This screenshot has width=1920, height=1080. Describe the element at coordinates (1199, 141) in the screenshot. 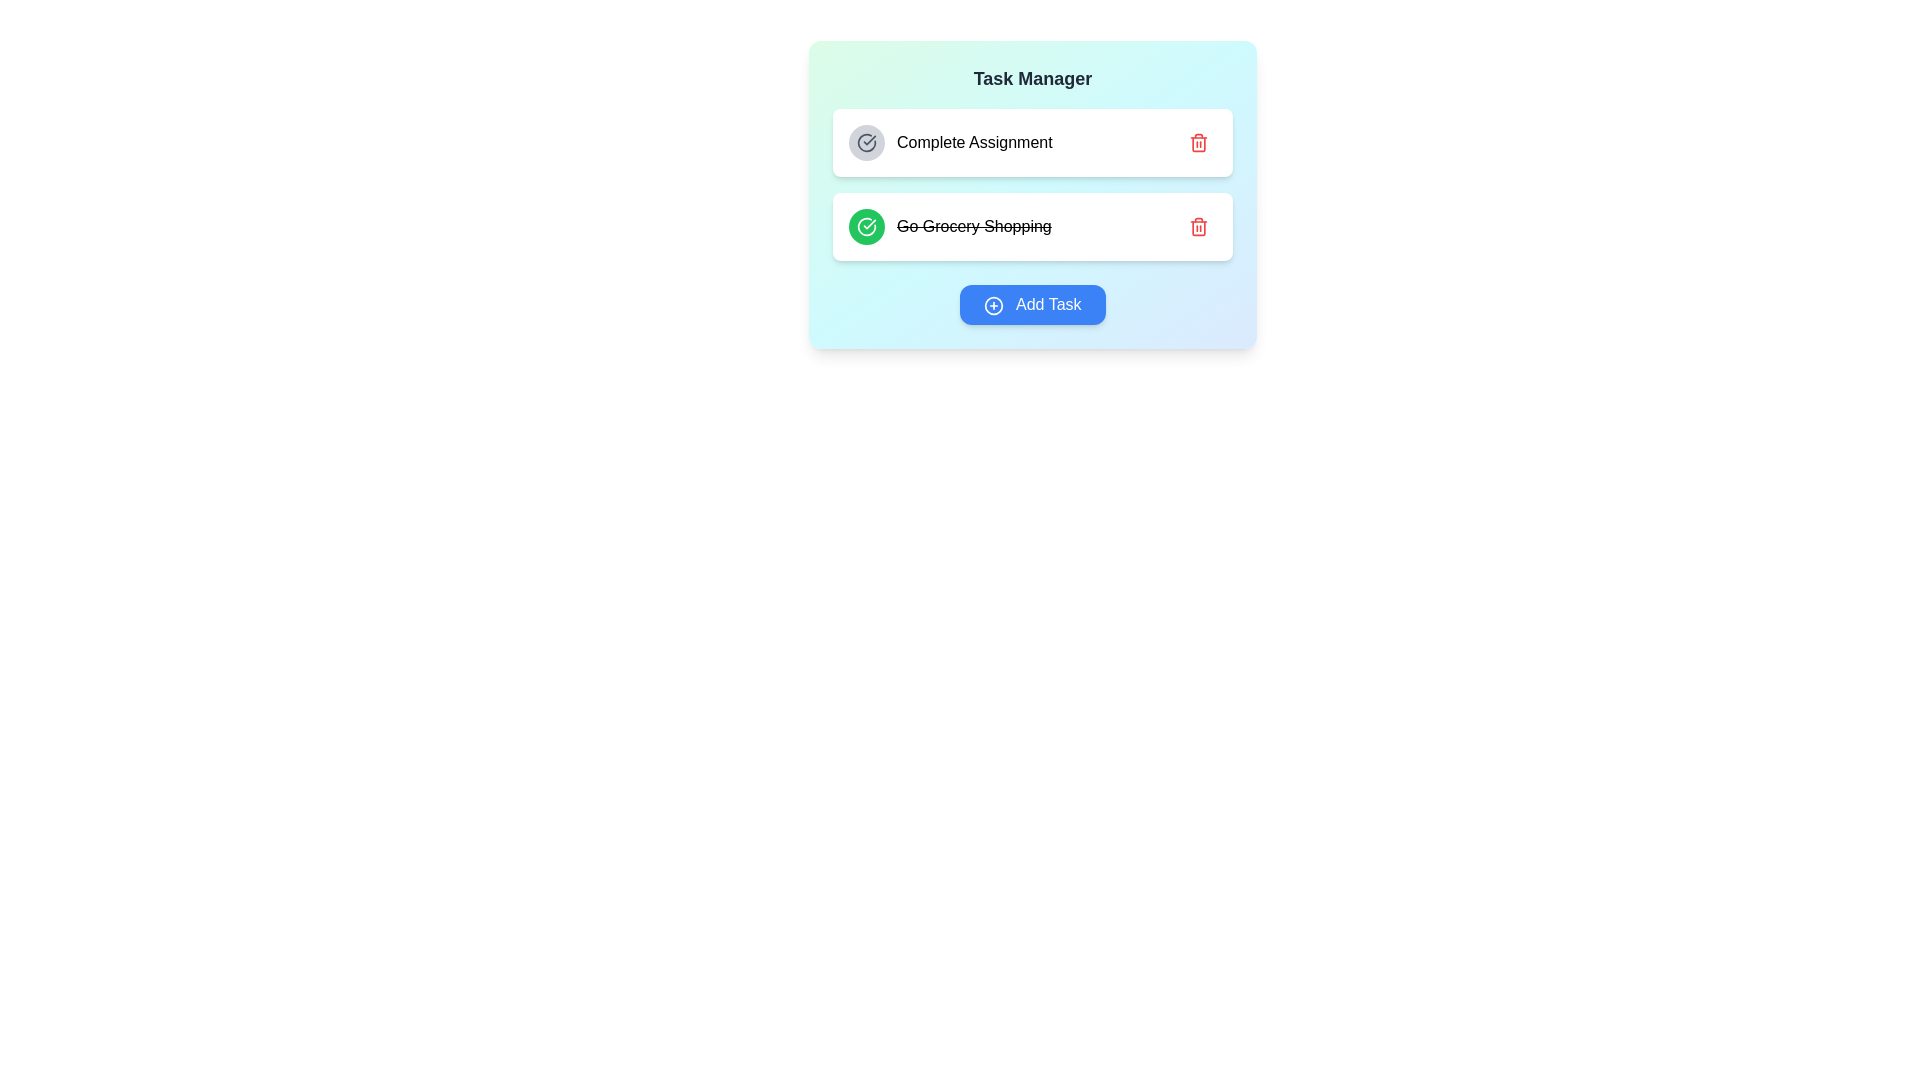

I see `the red trash icon button located at the far-right side of the task item labeled 'Complete Assignment'` at that location.